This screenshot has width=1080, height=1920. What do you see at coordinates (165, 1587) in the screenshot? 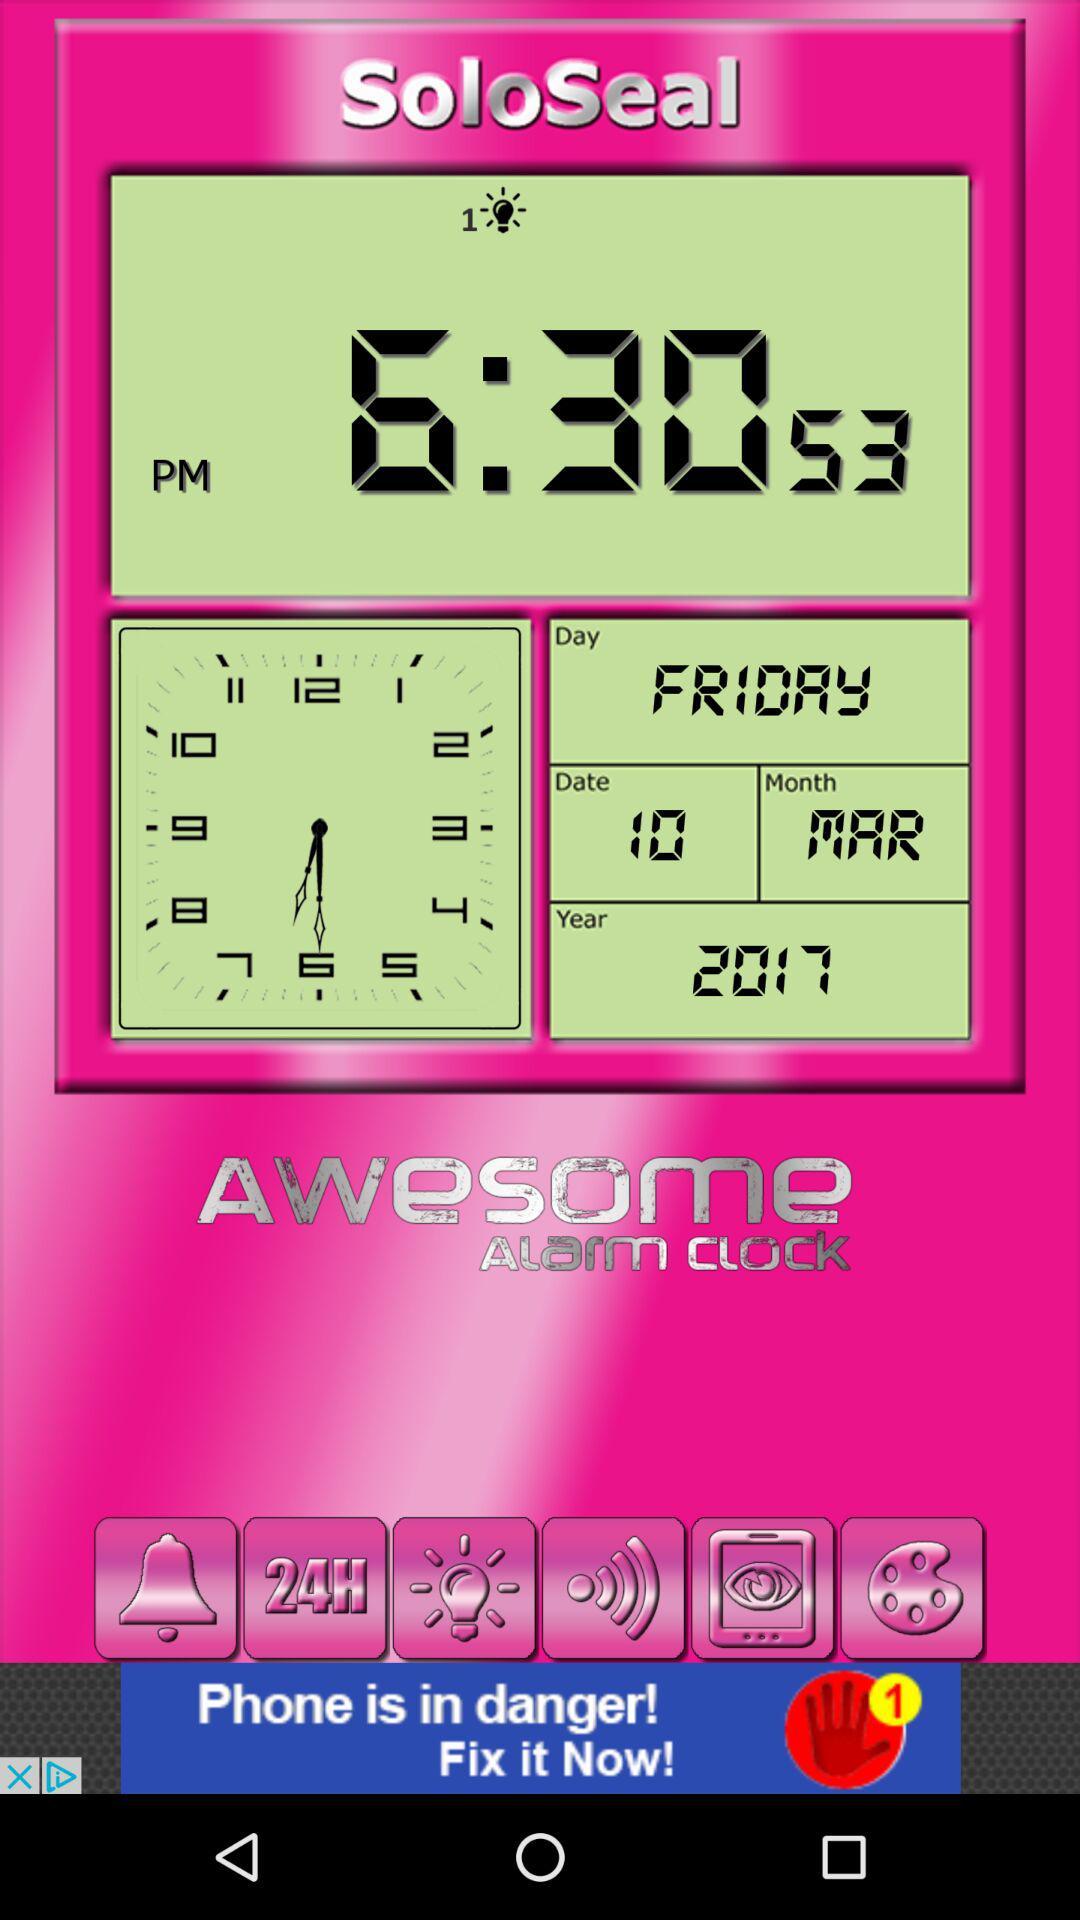
I see `an alarm` at bounding box center [165, 1587].